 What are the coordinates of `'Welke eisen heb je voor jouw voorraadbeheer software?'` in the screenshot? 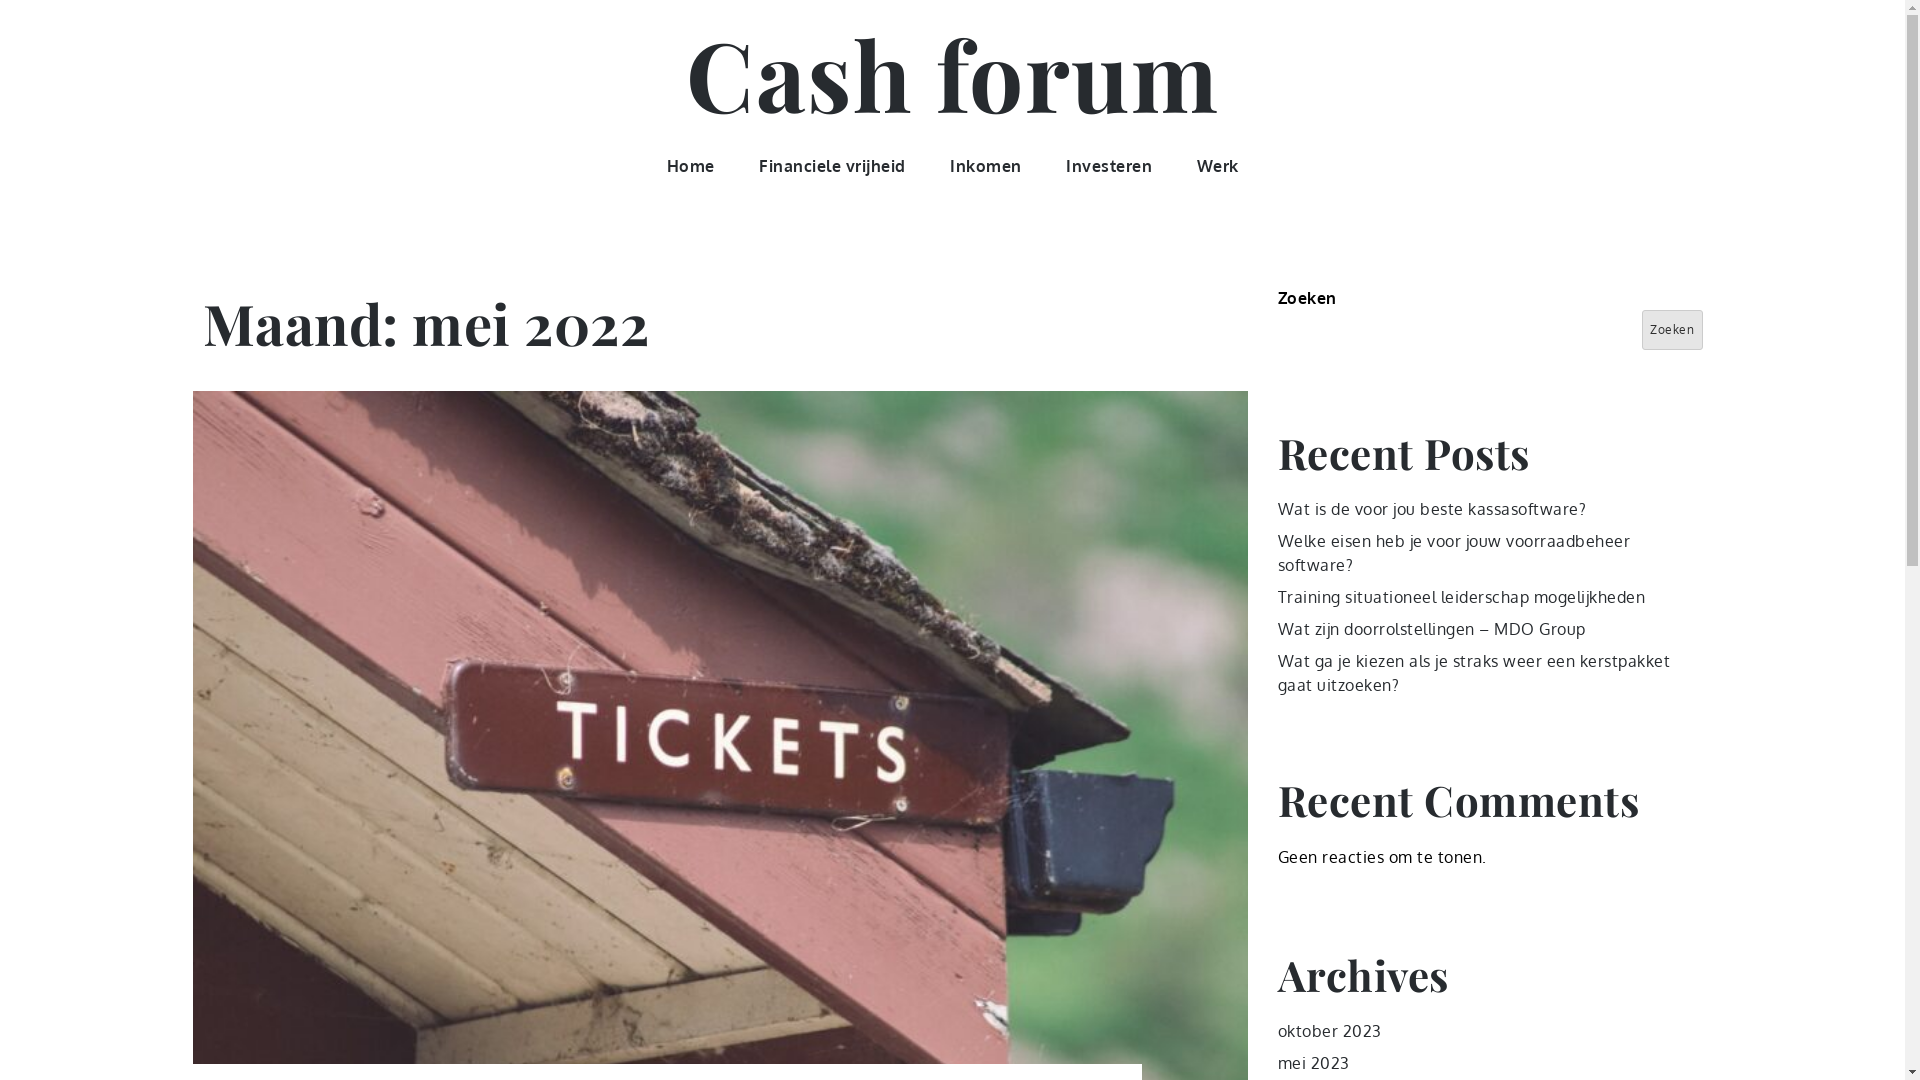 It's located at (1454, 552).